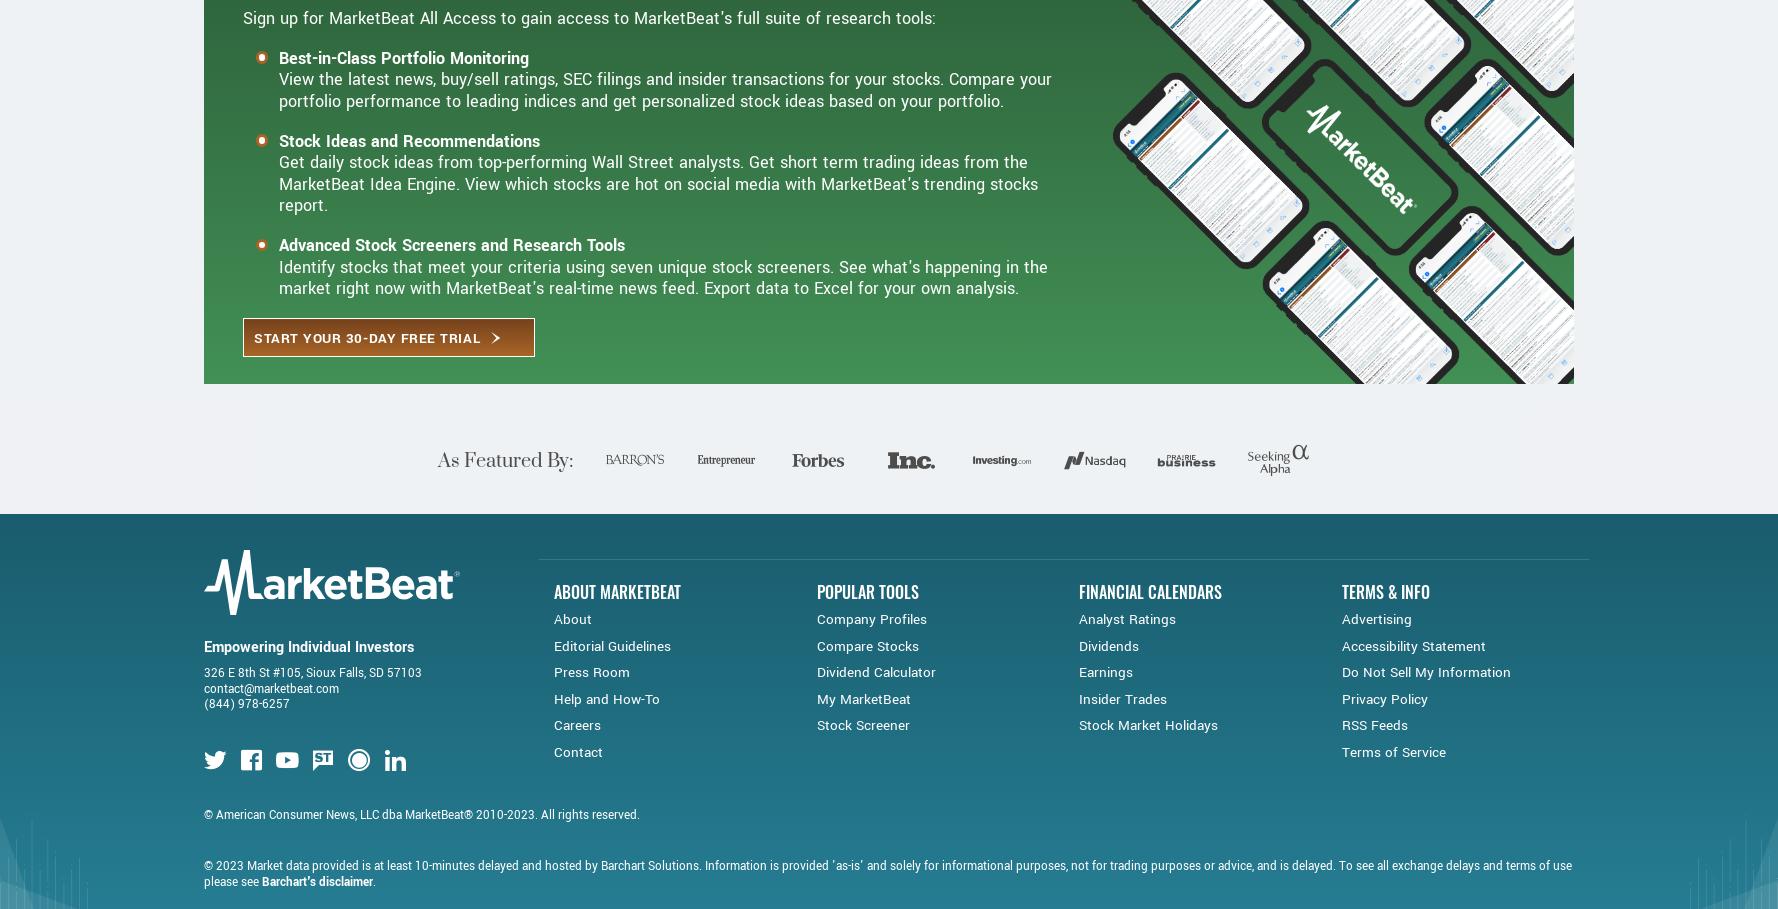  What do you see at coordinates (1373, 800) in the screenshot?
I see `'RSS Feeds'` at bounding box center [1373, 800].